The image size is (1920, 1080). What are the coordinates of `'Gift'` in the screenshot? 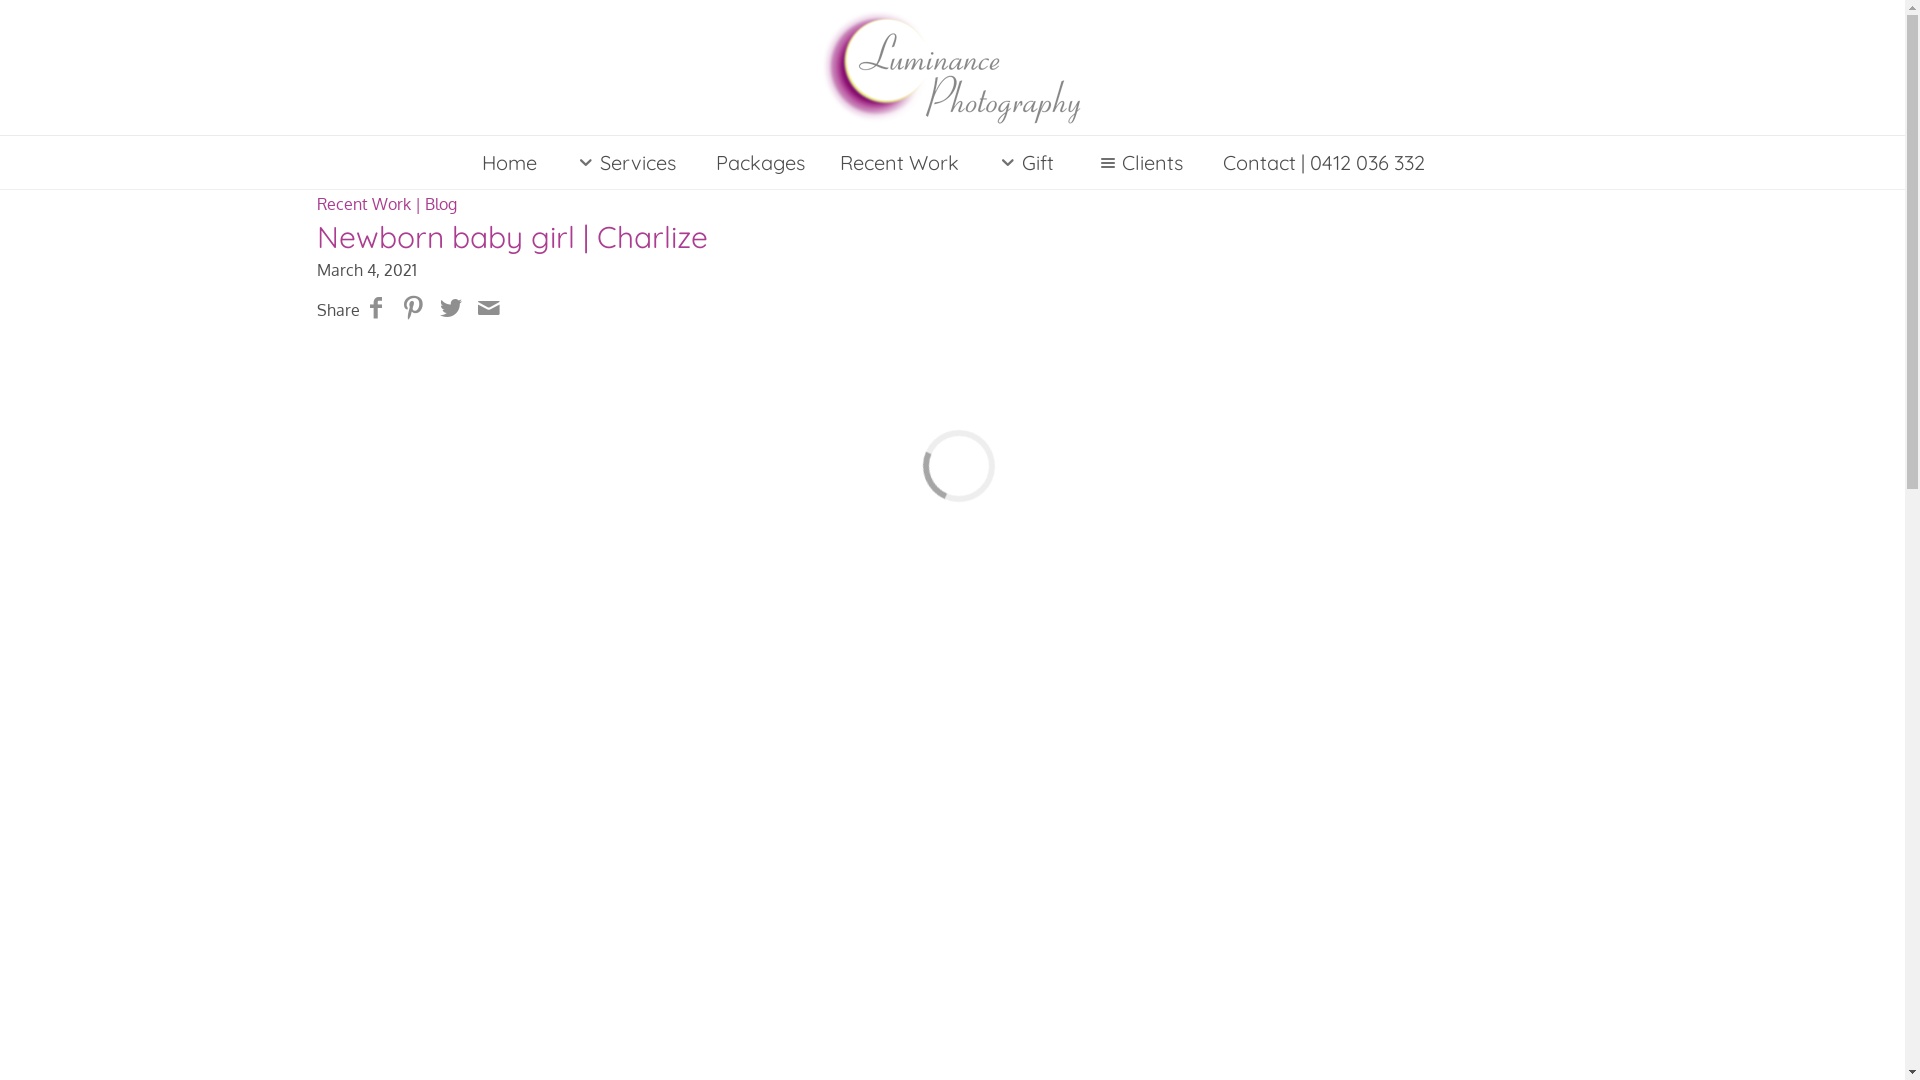 It's located at (1023, 161).